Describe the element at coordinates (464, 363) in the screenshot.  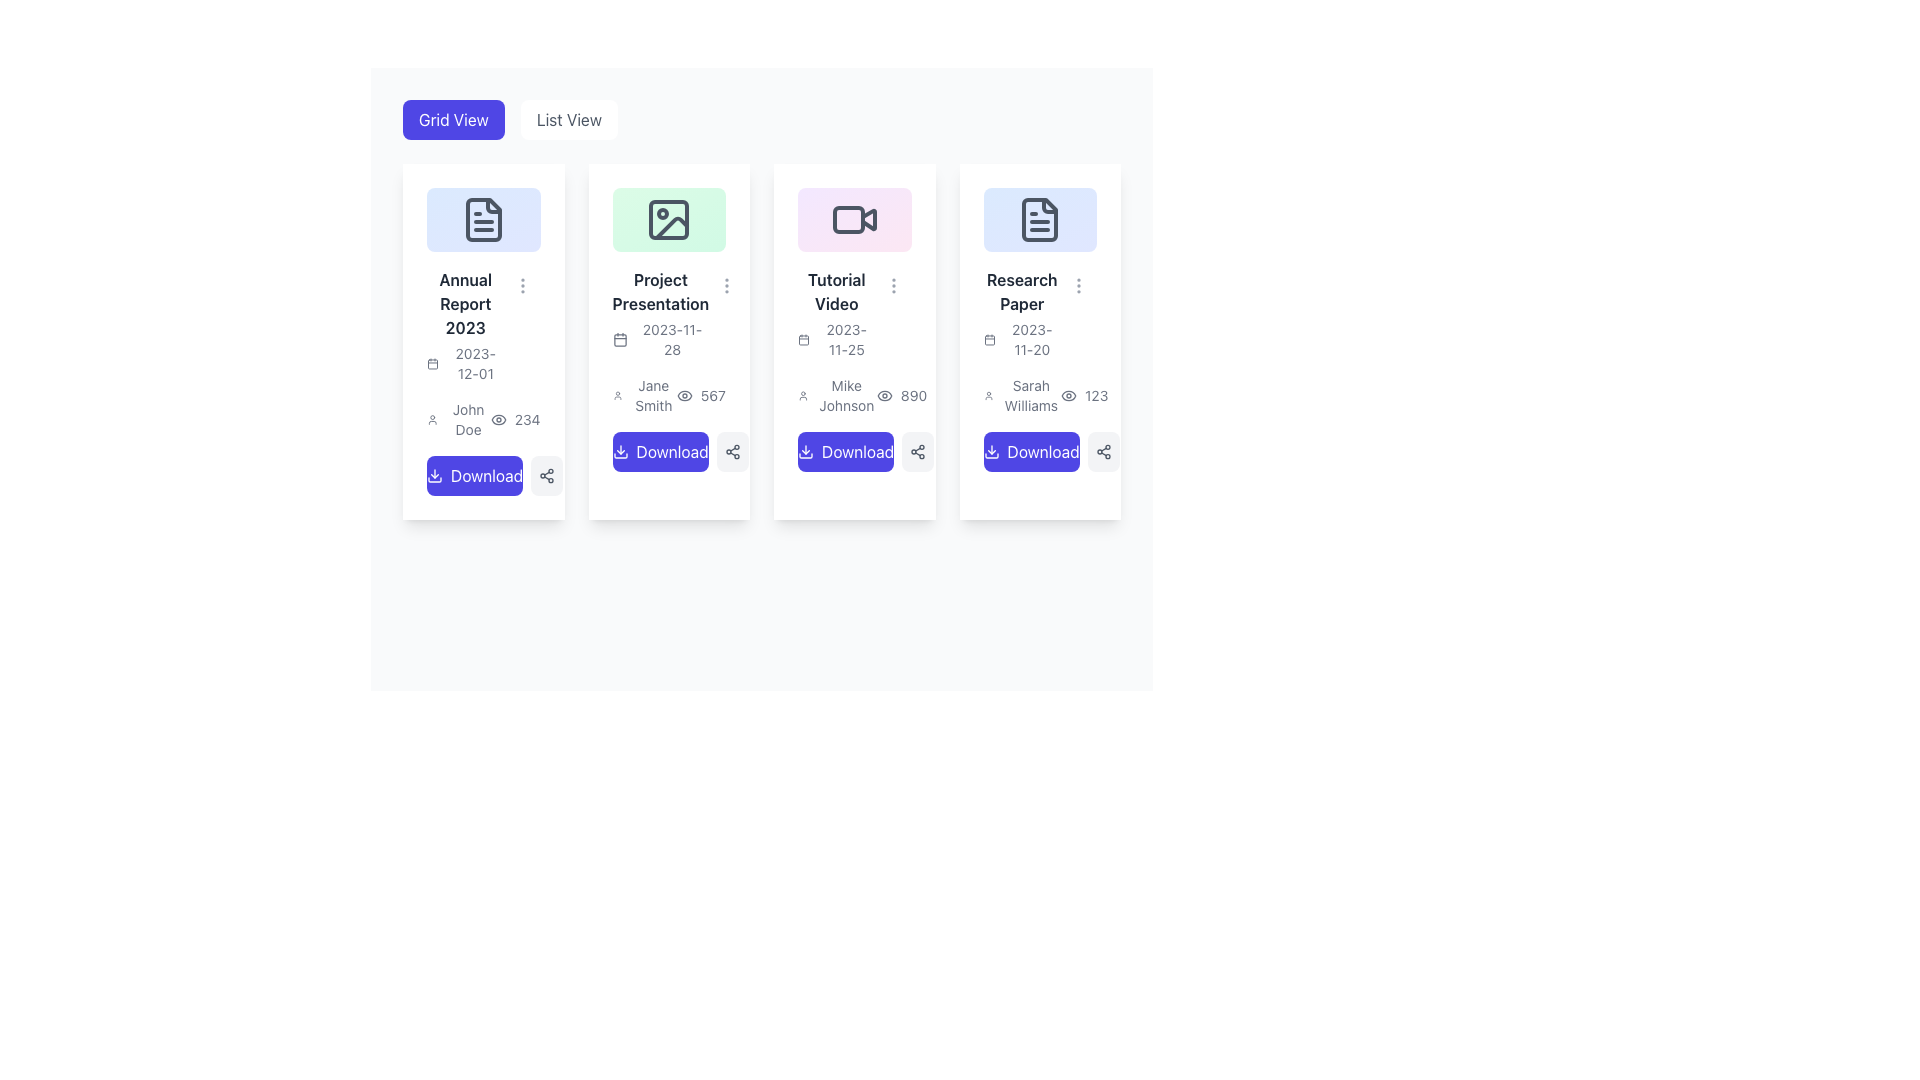
I see `the text '2023-12-01' displayed in a small, gray font, which is positioned next to a calendar icon, located below the title 'Annual Report 2023' and above the author and statistics information` at that location.